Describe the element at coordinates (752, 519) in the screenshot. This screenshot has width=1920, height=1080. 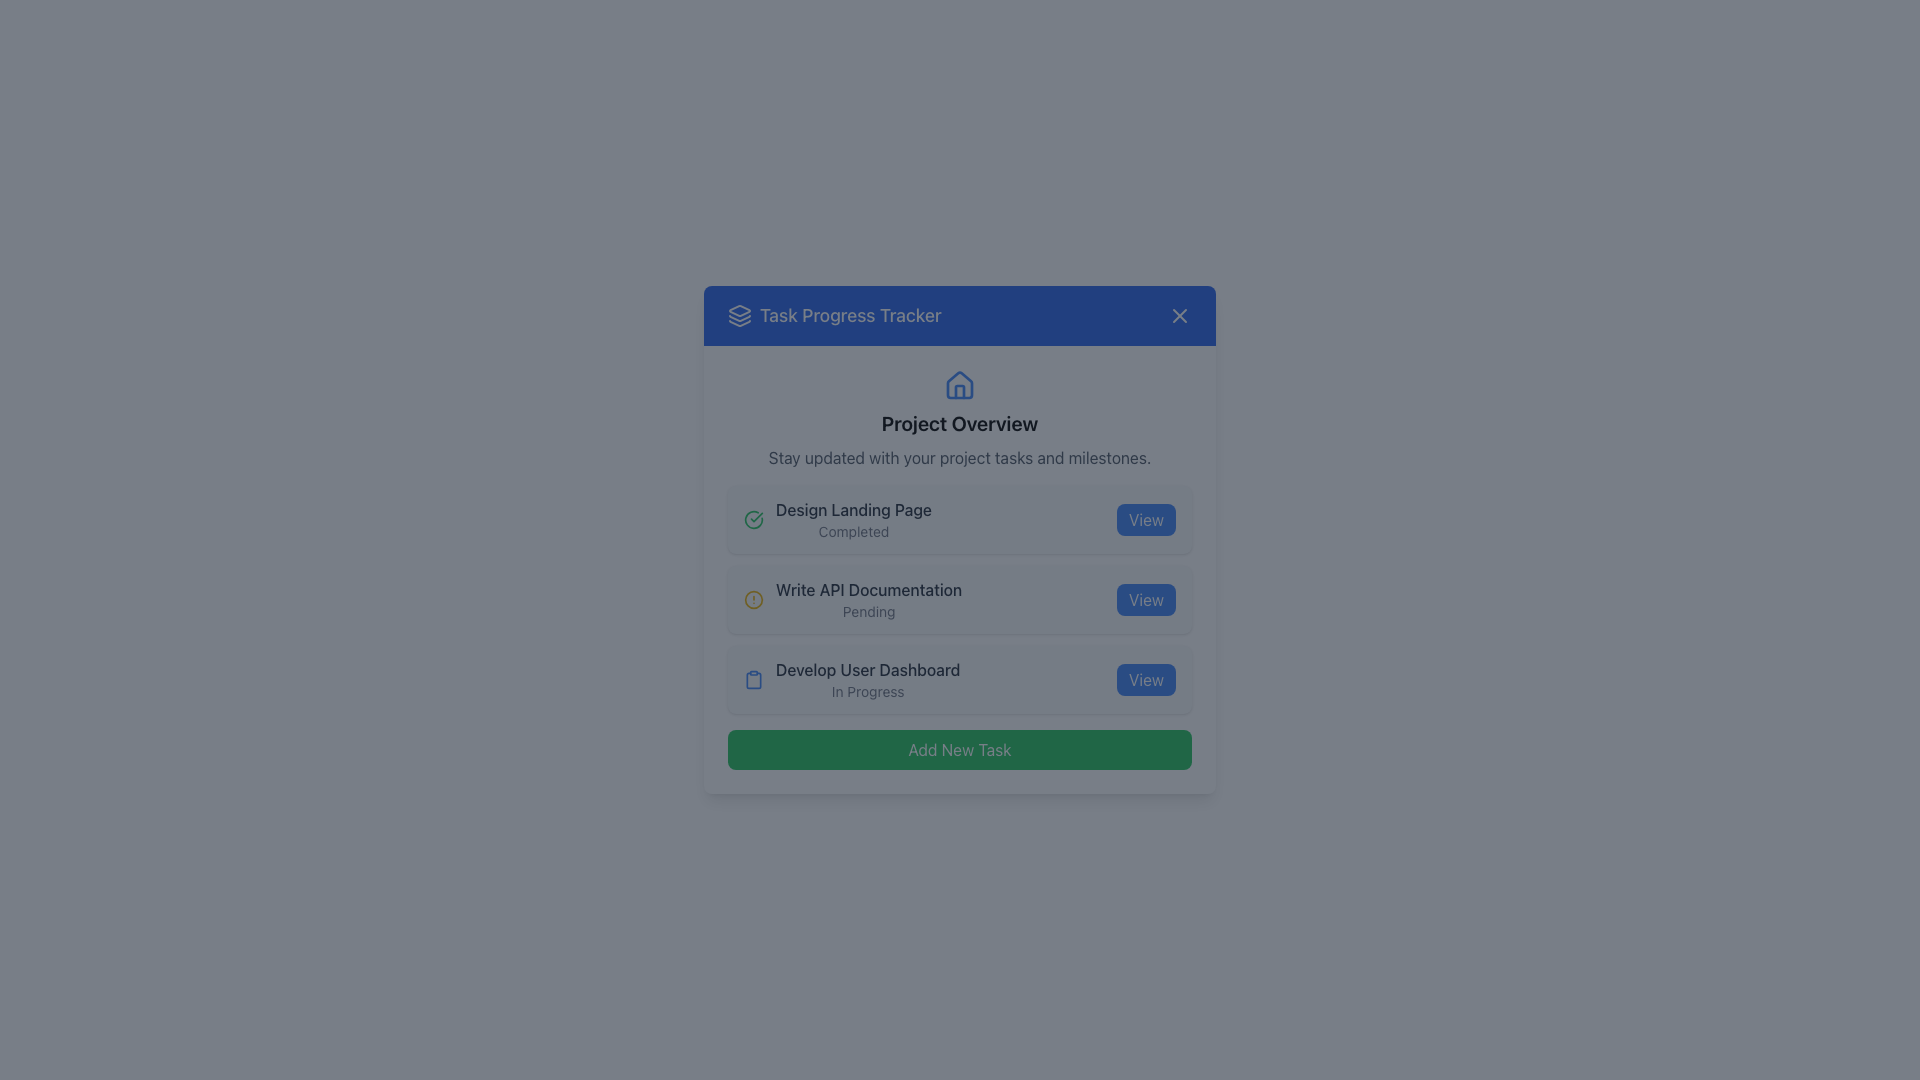
I see `the Graphical Status Indicator that signifies the status of the 'Design Landing Page' task as completed, located at the leftmost side of the row containing the text 'Design Landing Page'` at that location.